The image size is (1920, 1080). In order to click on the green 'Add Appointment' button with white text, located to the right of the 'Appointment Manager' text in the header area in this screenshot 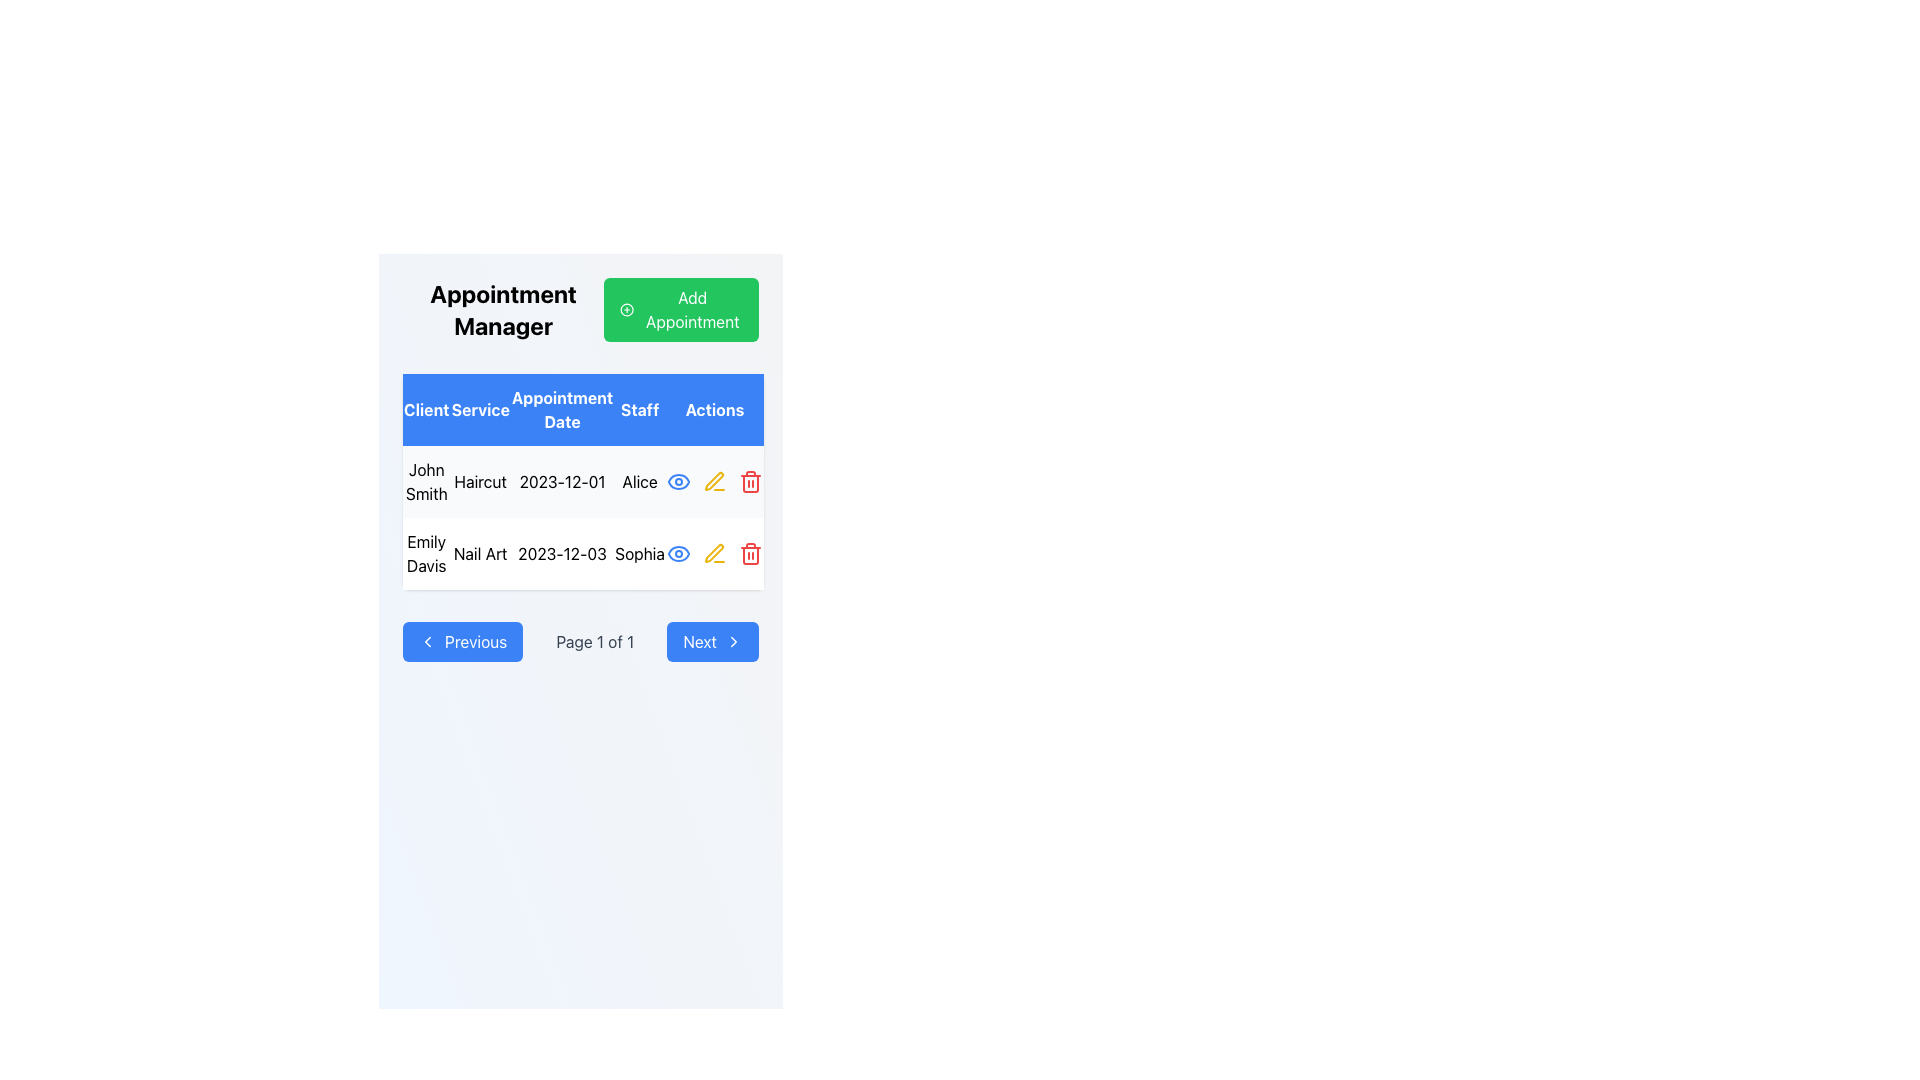, I will do `click(681, 309)`.